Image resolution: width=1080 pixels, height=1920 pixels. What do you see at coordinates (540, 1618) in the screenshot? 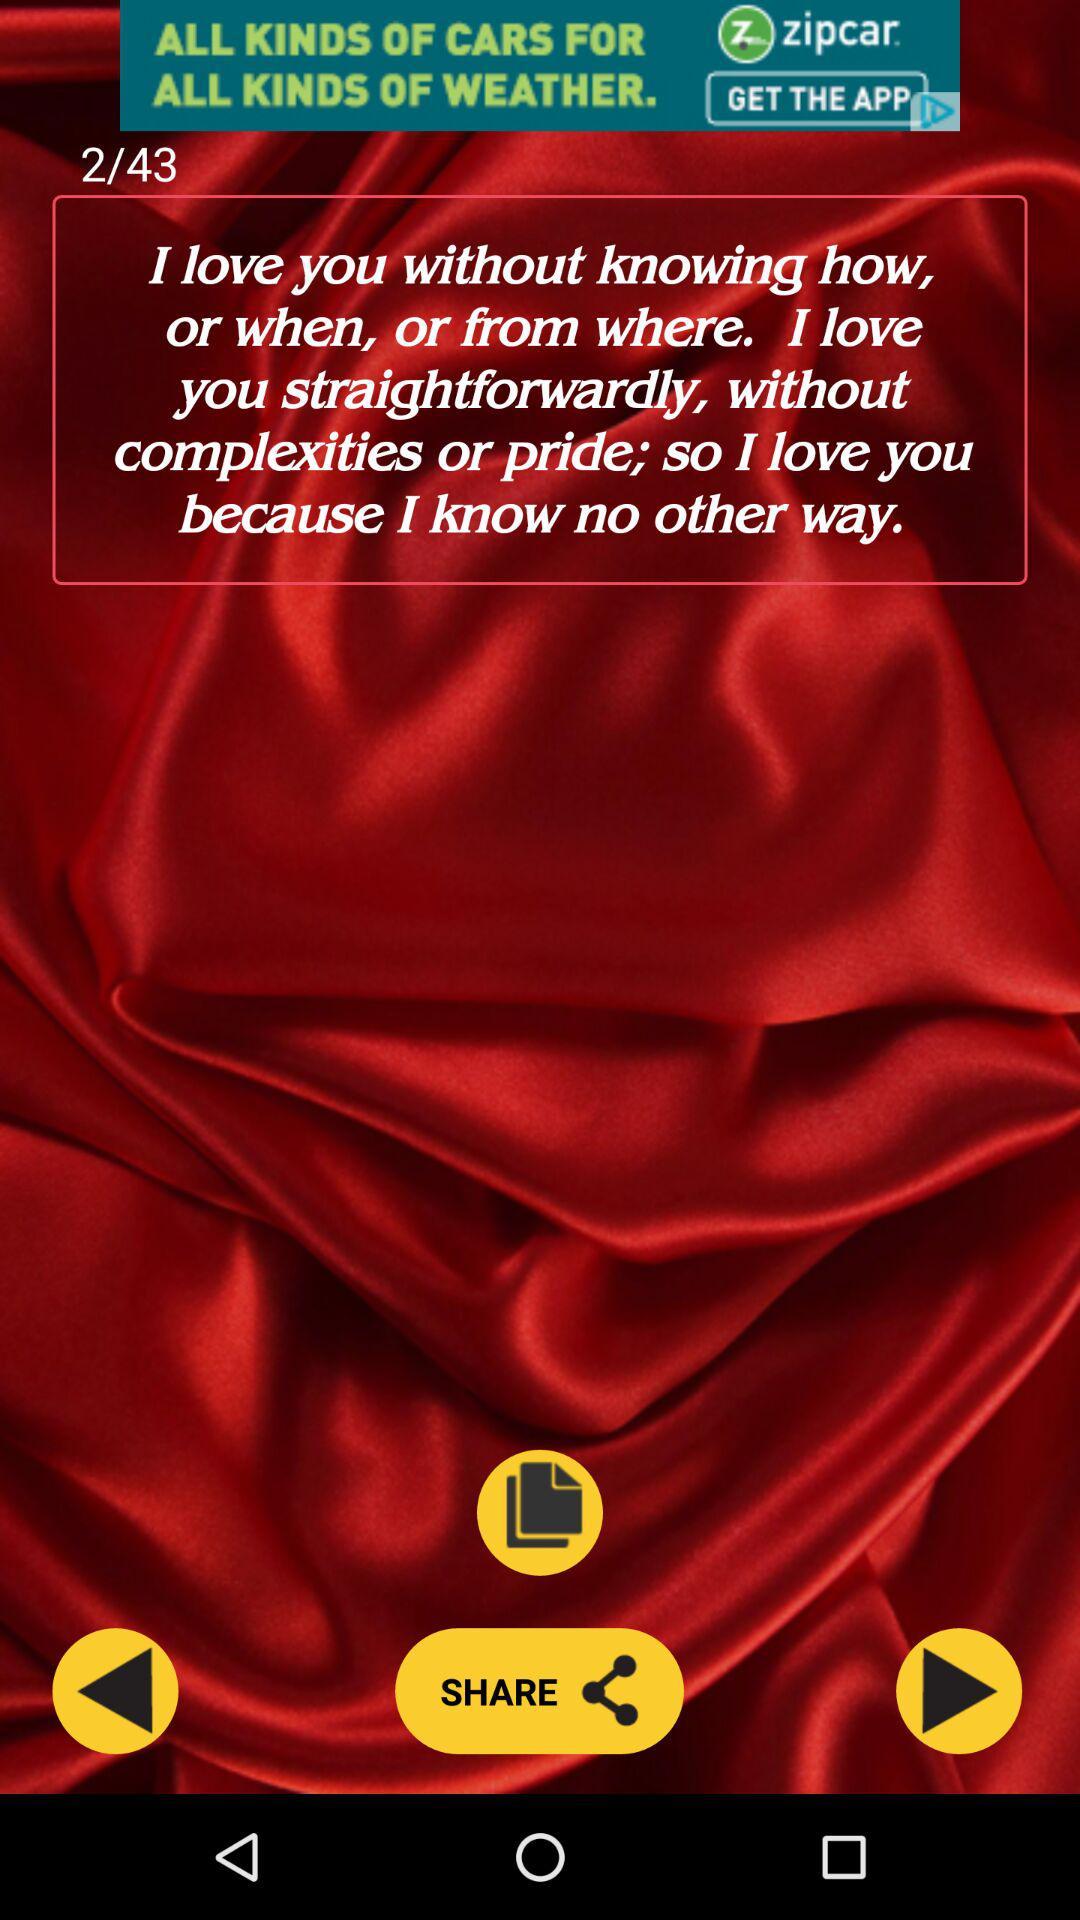
I see `the copy icon` at bounding box center [540, 1618].